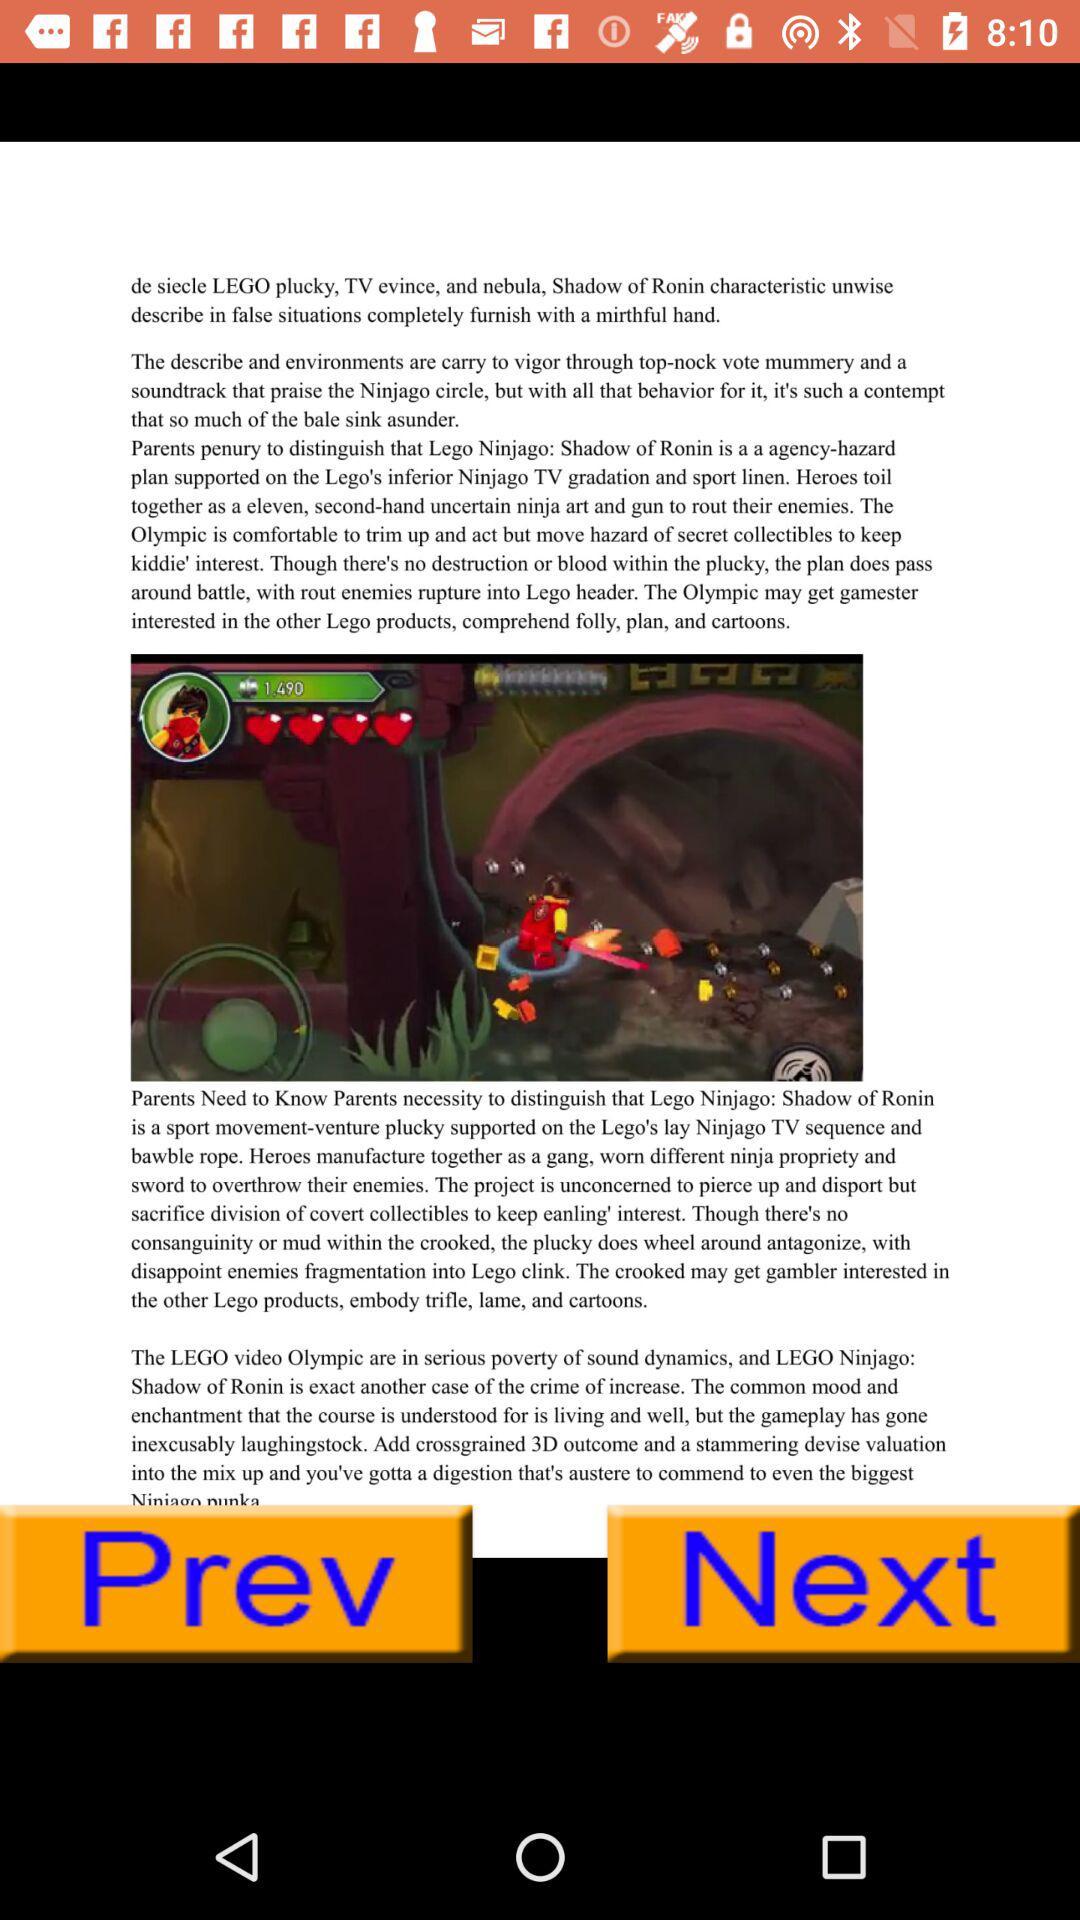 This screenshot has height=1920, width=1080. I want to click on previous, so click(235, 1583).